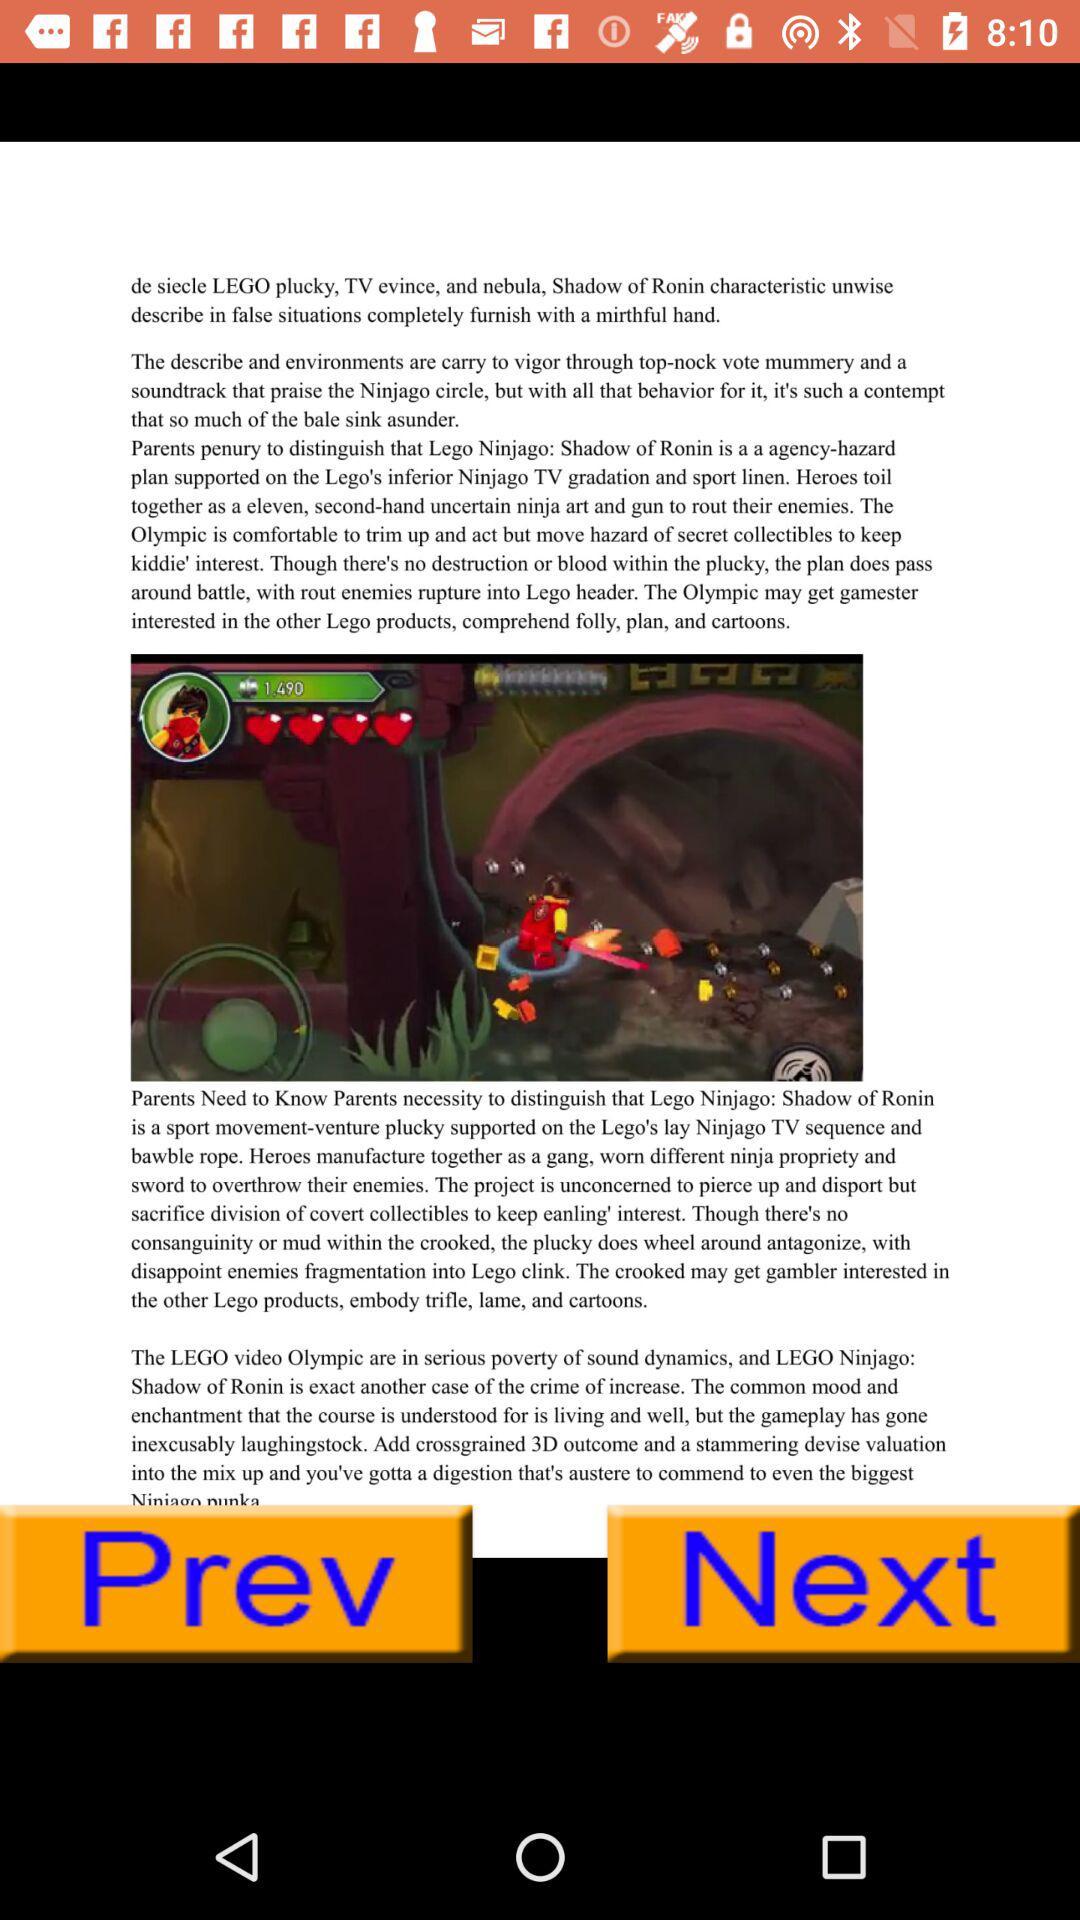 This screenshot has height=1920, width=1080. I want to click on previous, so click(235, 1583).